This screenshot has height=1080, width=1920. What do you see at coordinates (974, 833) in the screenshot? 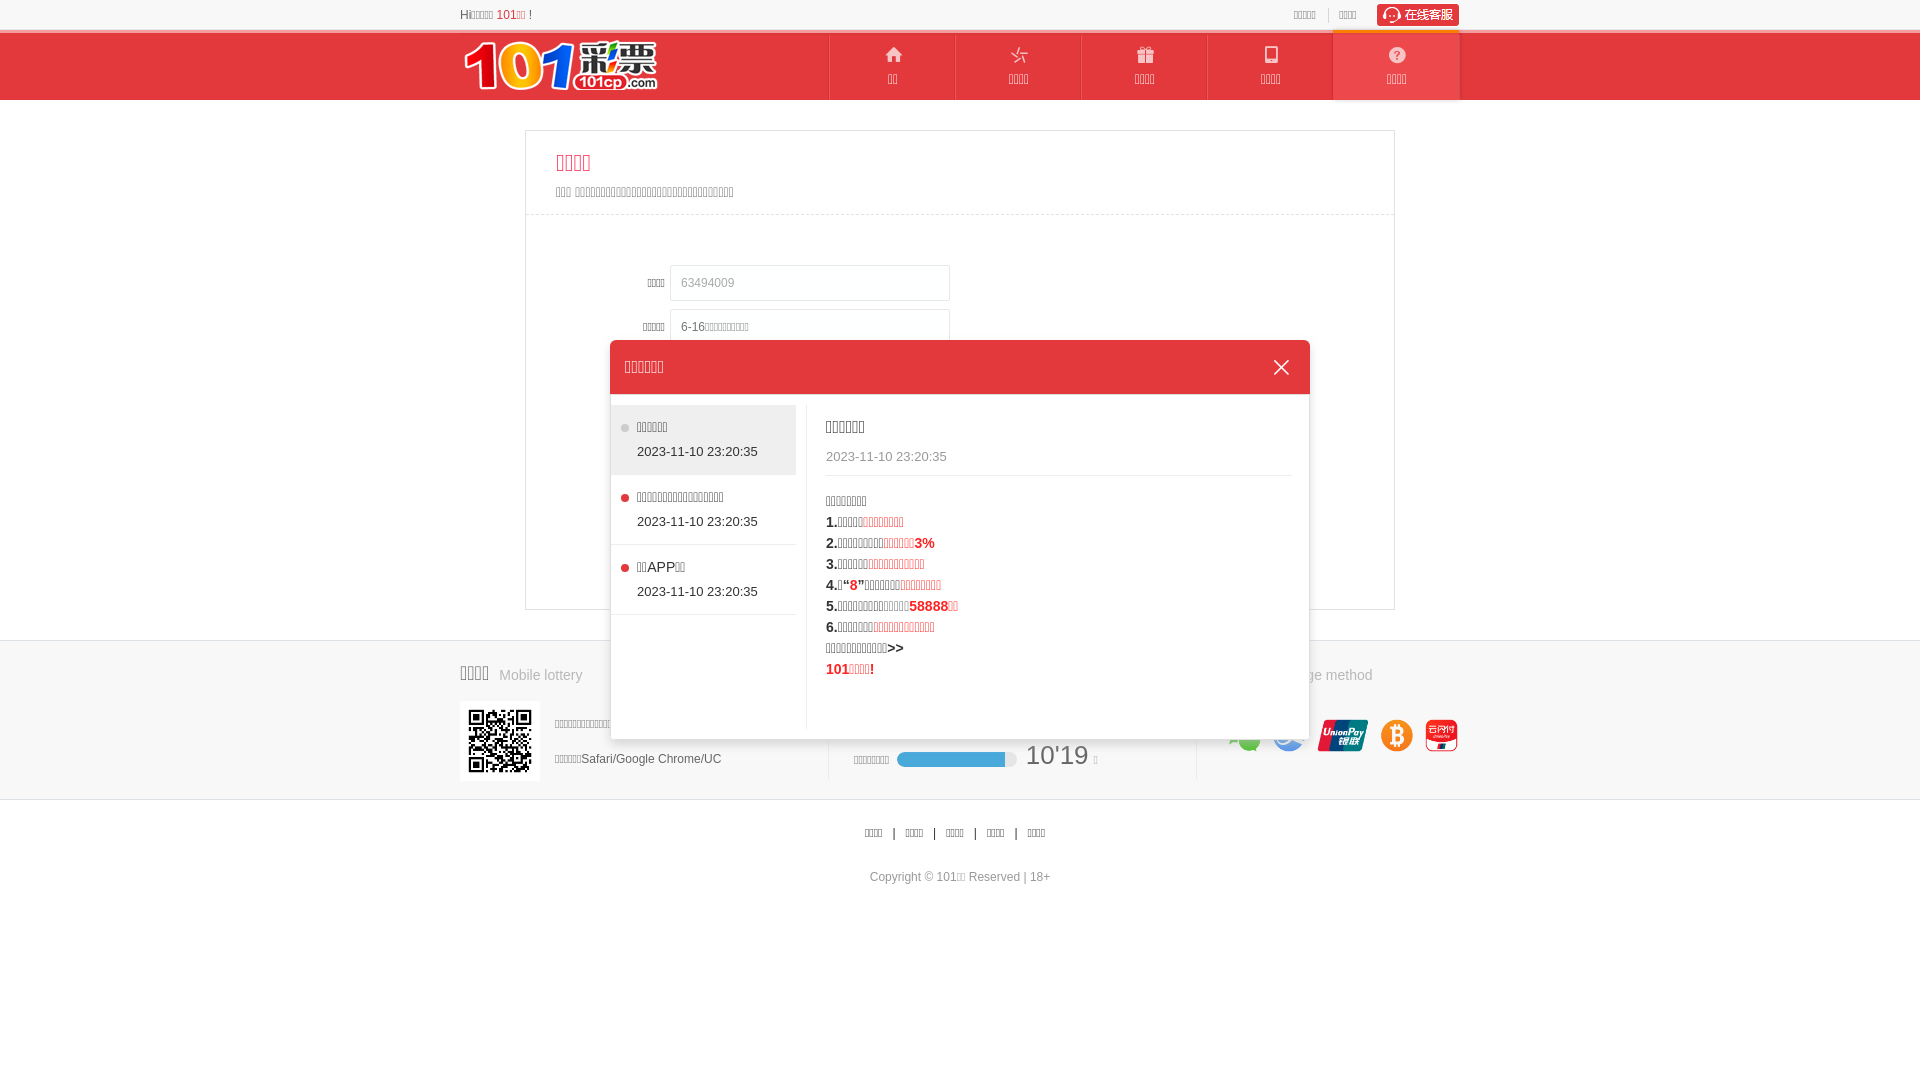
I see `'|'` at bounding box center [974, 833].